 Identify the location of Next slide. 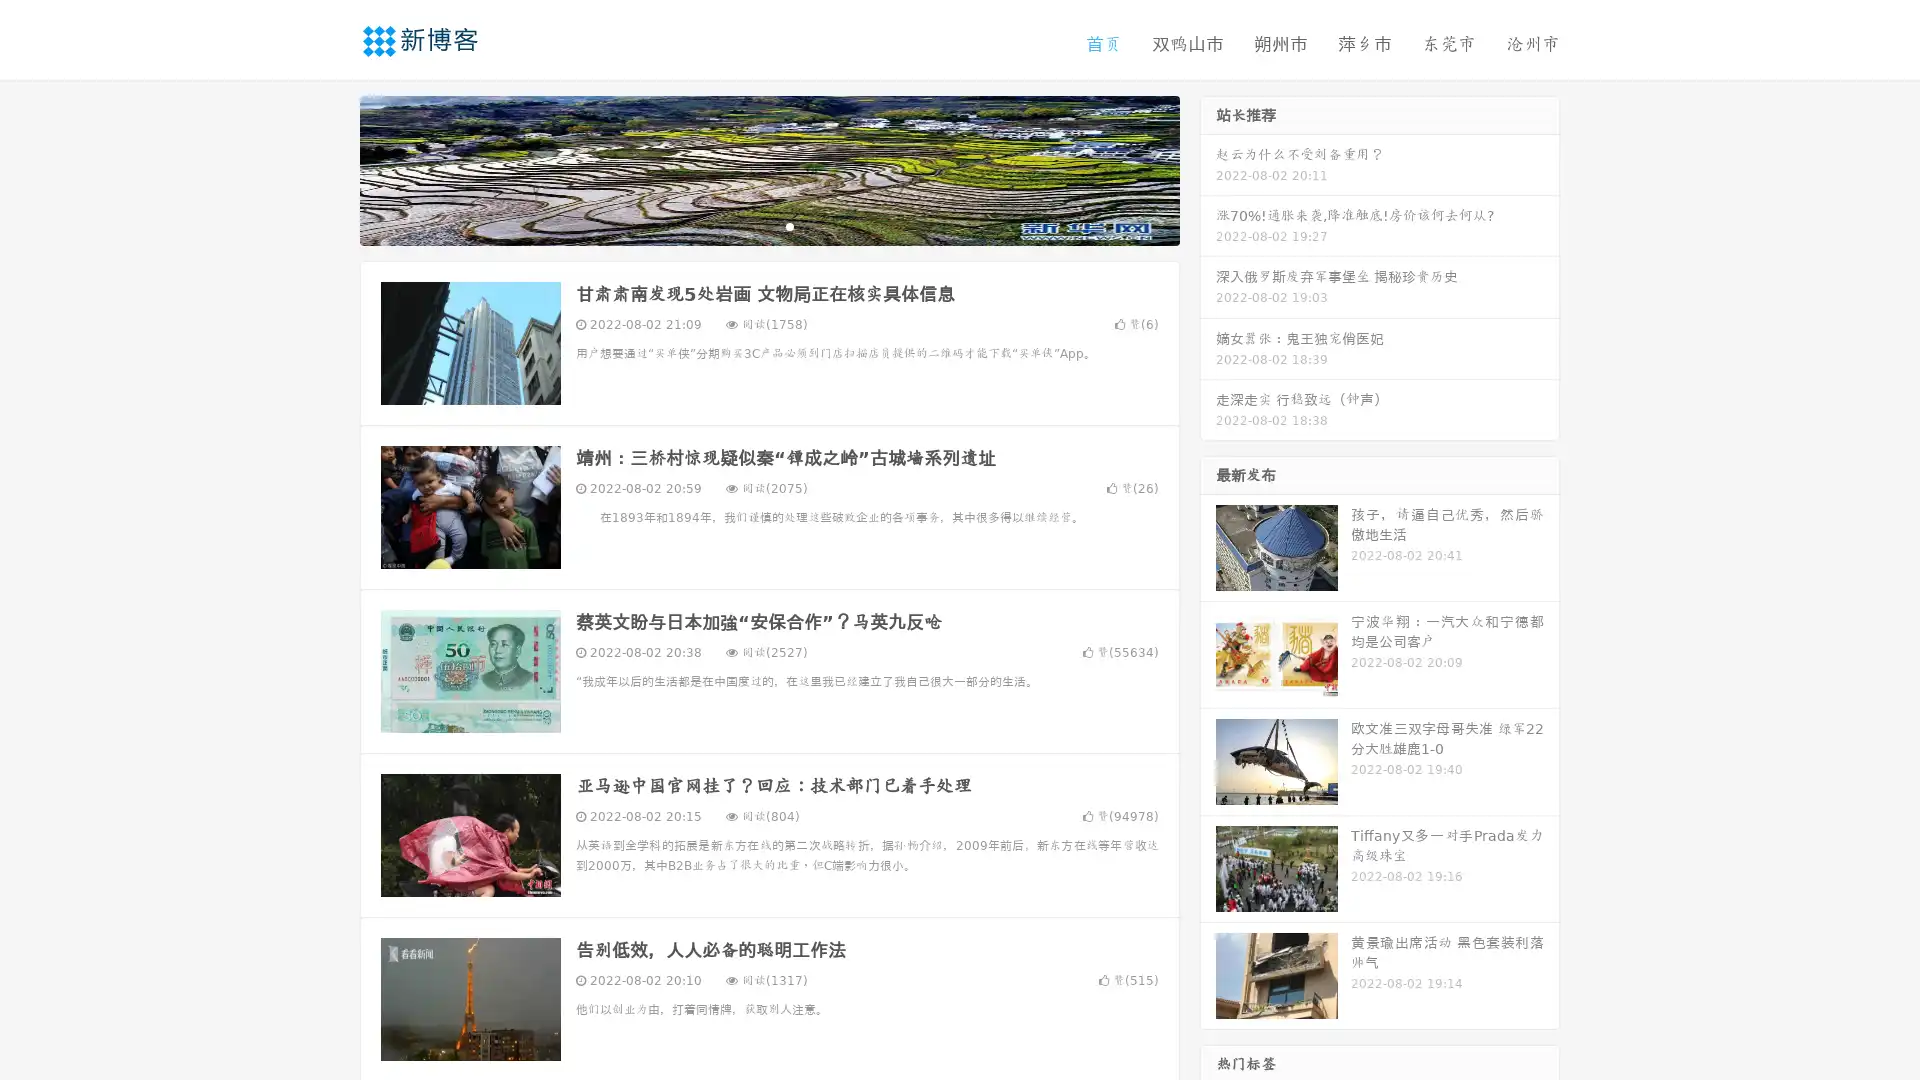
(1208, 168).